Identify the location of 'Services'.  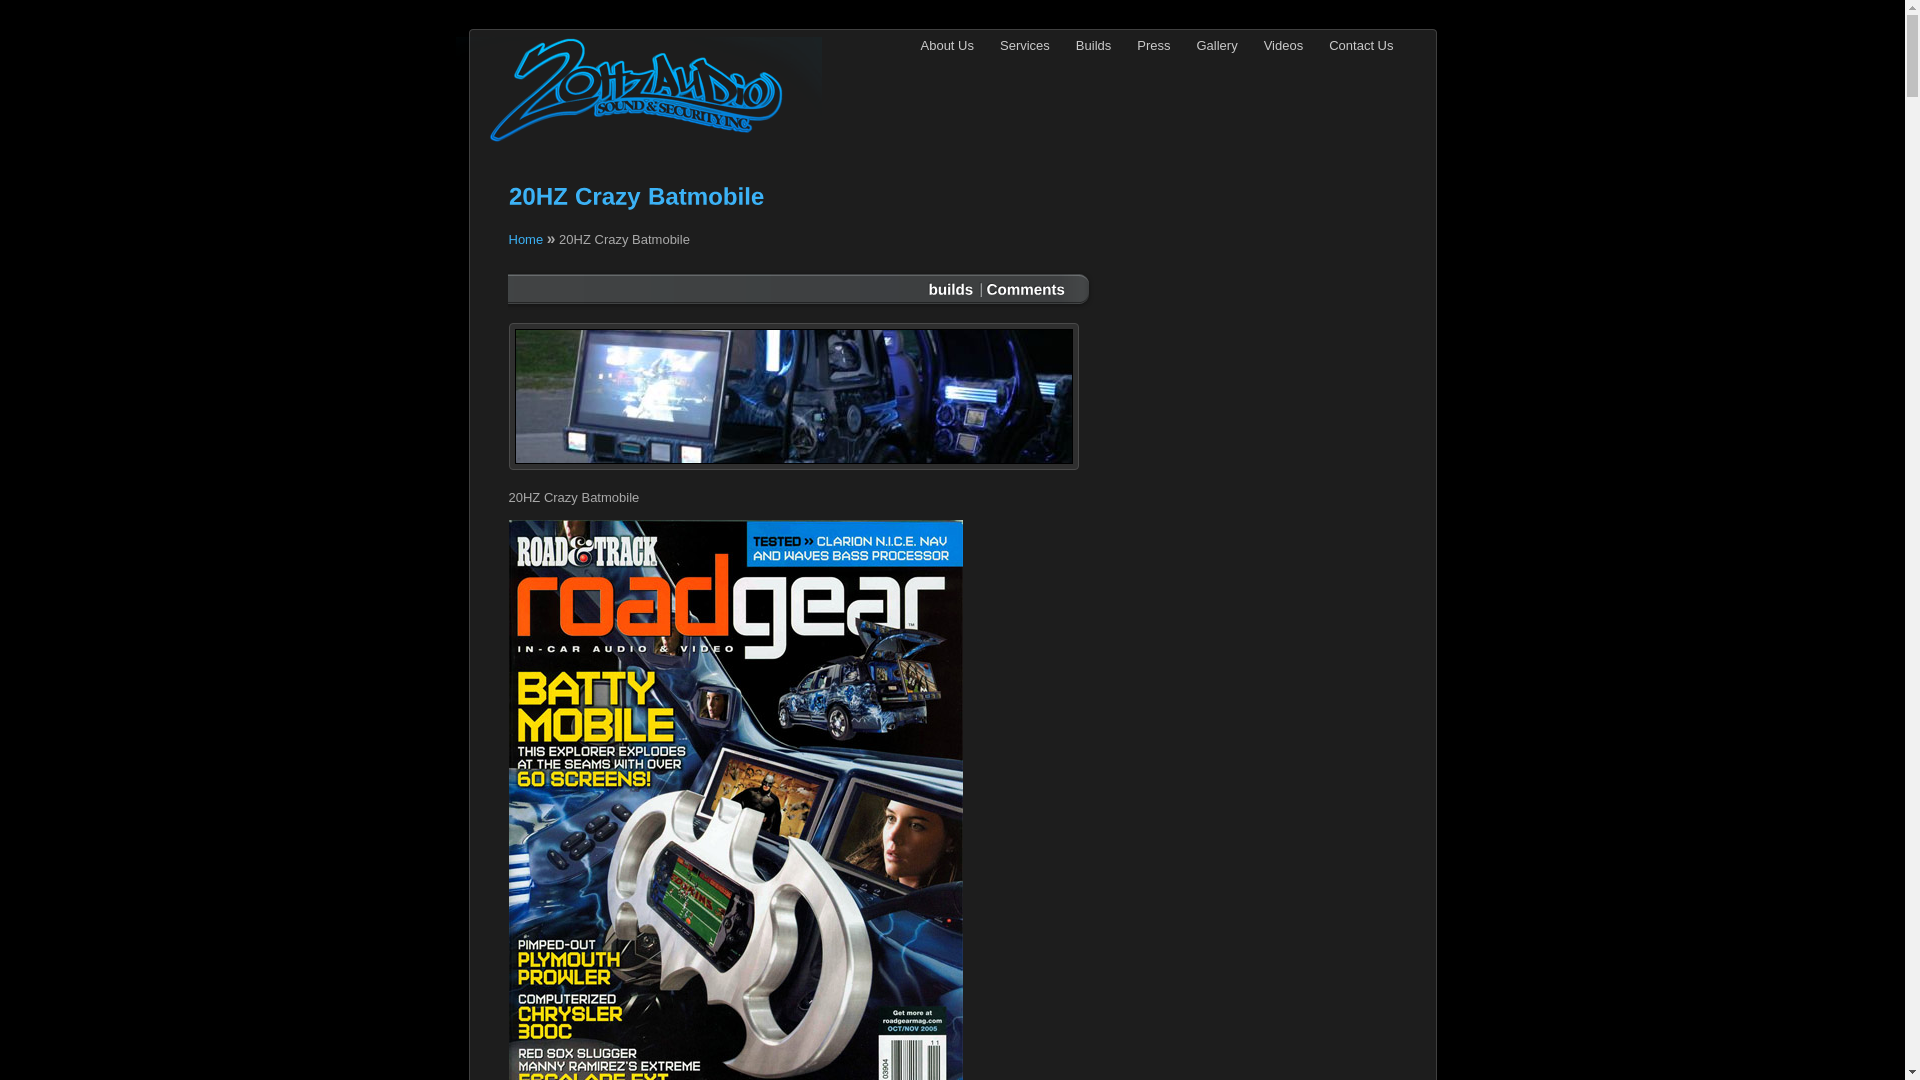
(1025, 45).